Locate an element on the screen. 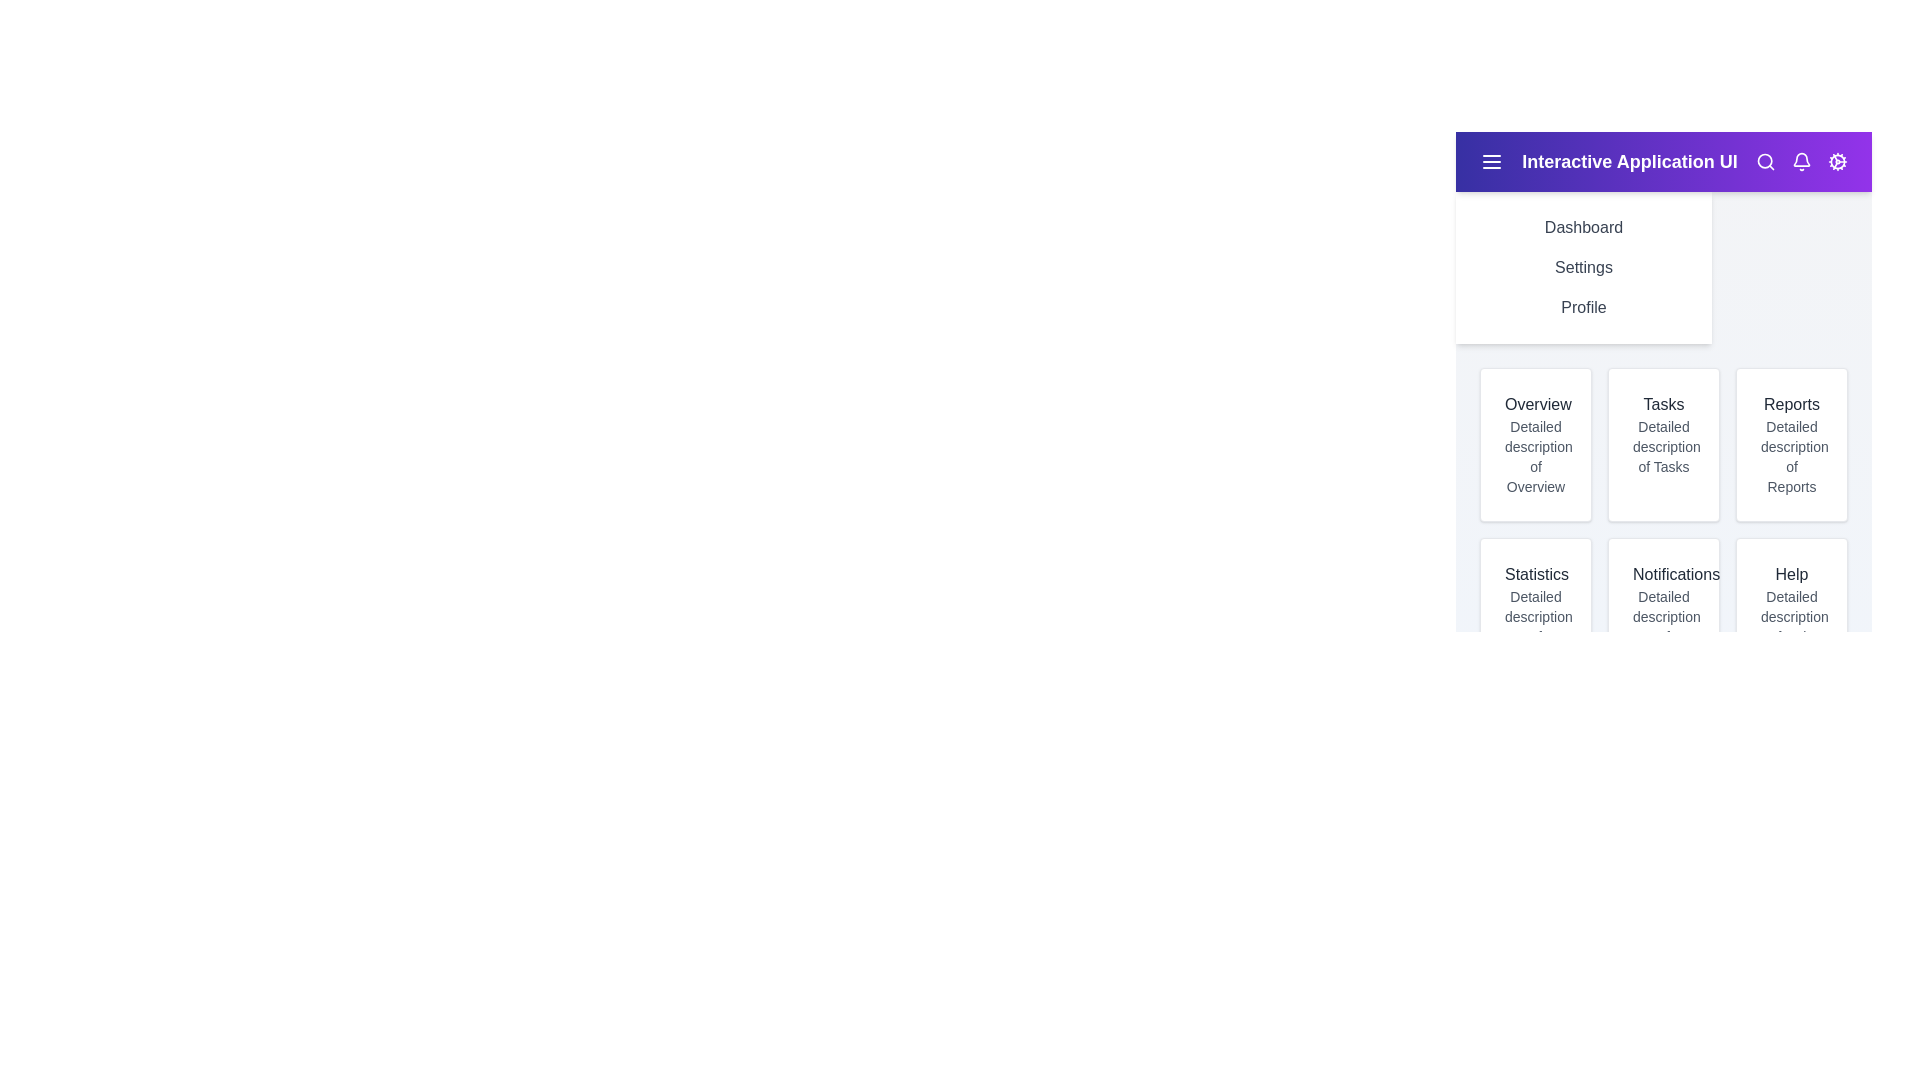  the Overview card to interact with its content is located at coordinates (1535, 443).